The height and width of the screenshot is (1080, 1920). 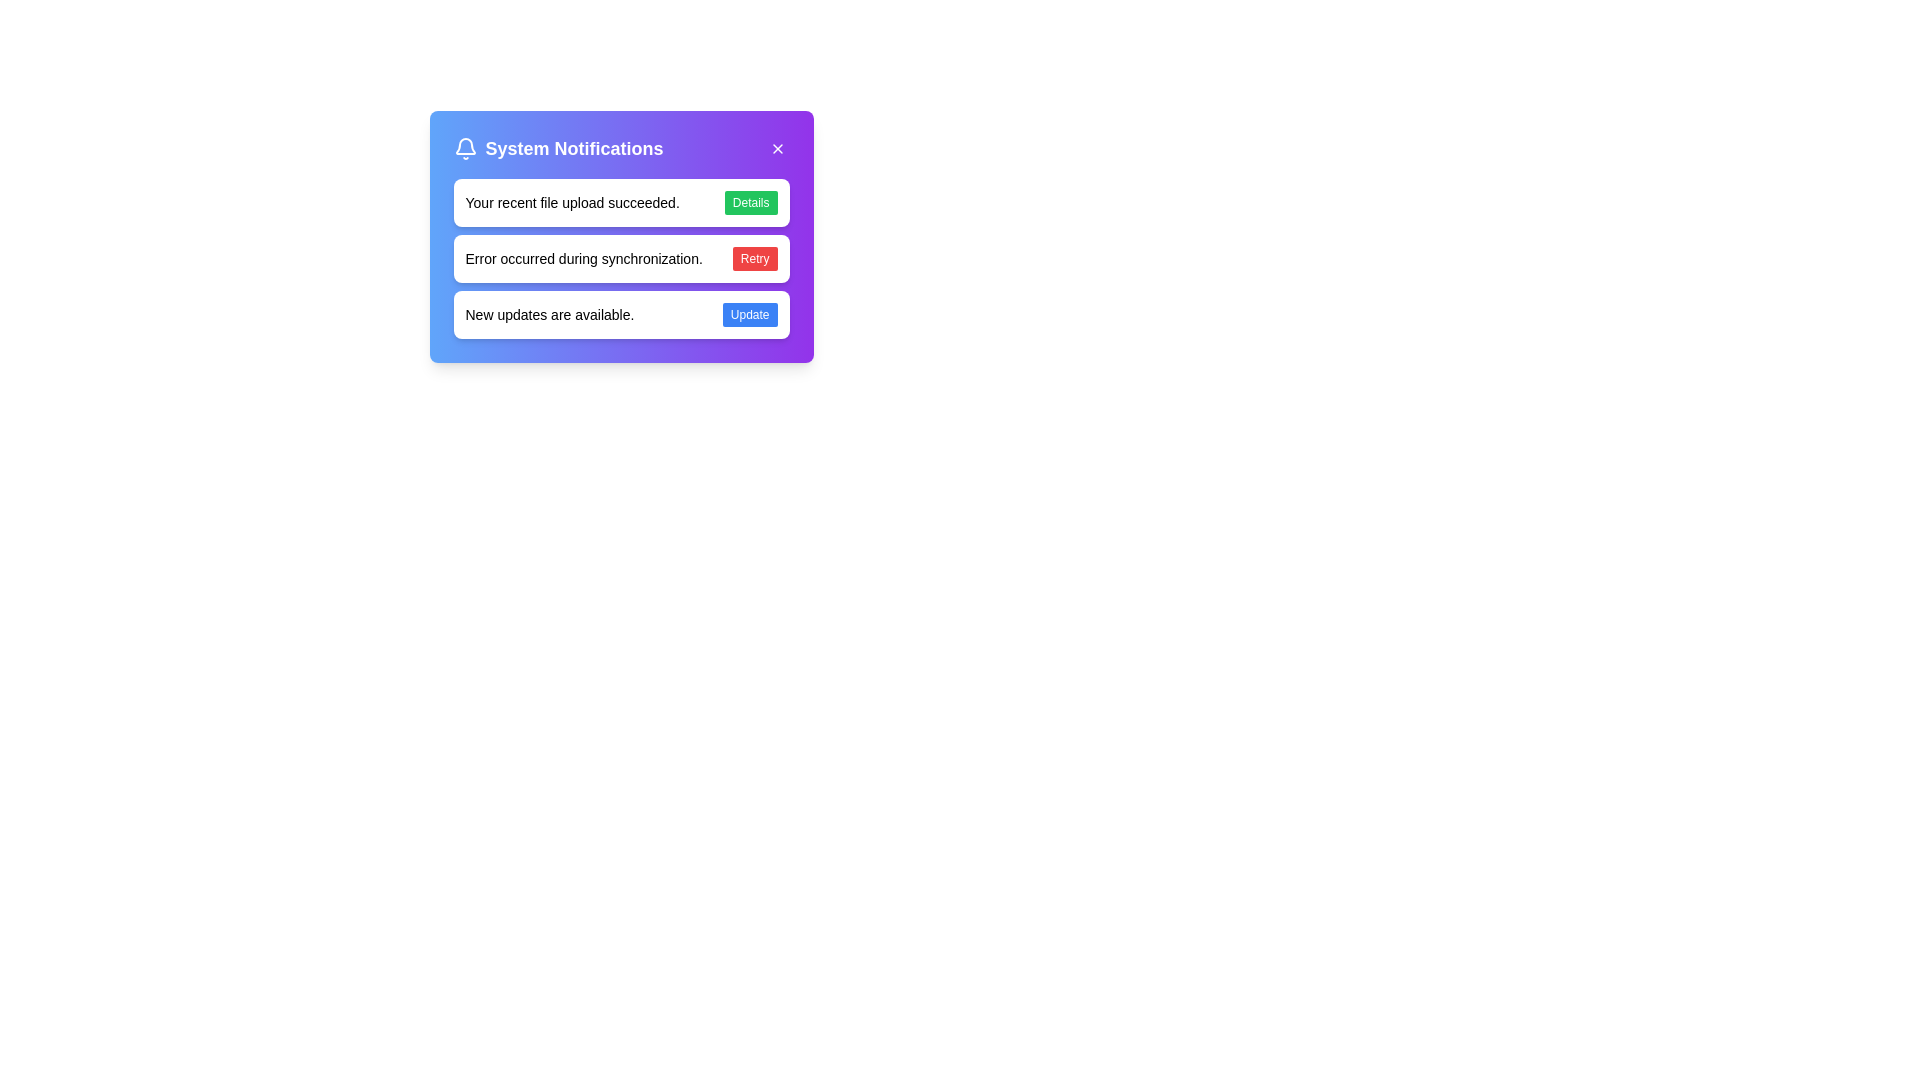 I want to click on the close button for the System Notifications panel, which is a rounded square with a purple background and a white 'X' icon, to observe the background color change, so click(x=776, y=148).